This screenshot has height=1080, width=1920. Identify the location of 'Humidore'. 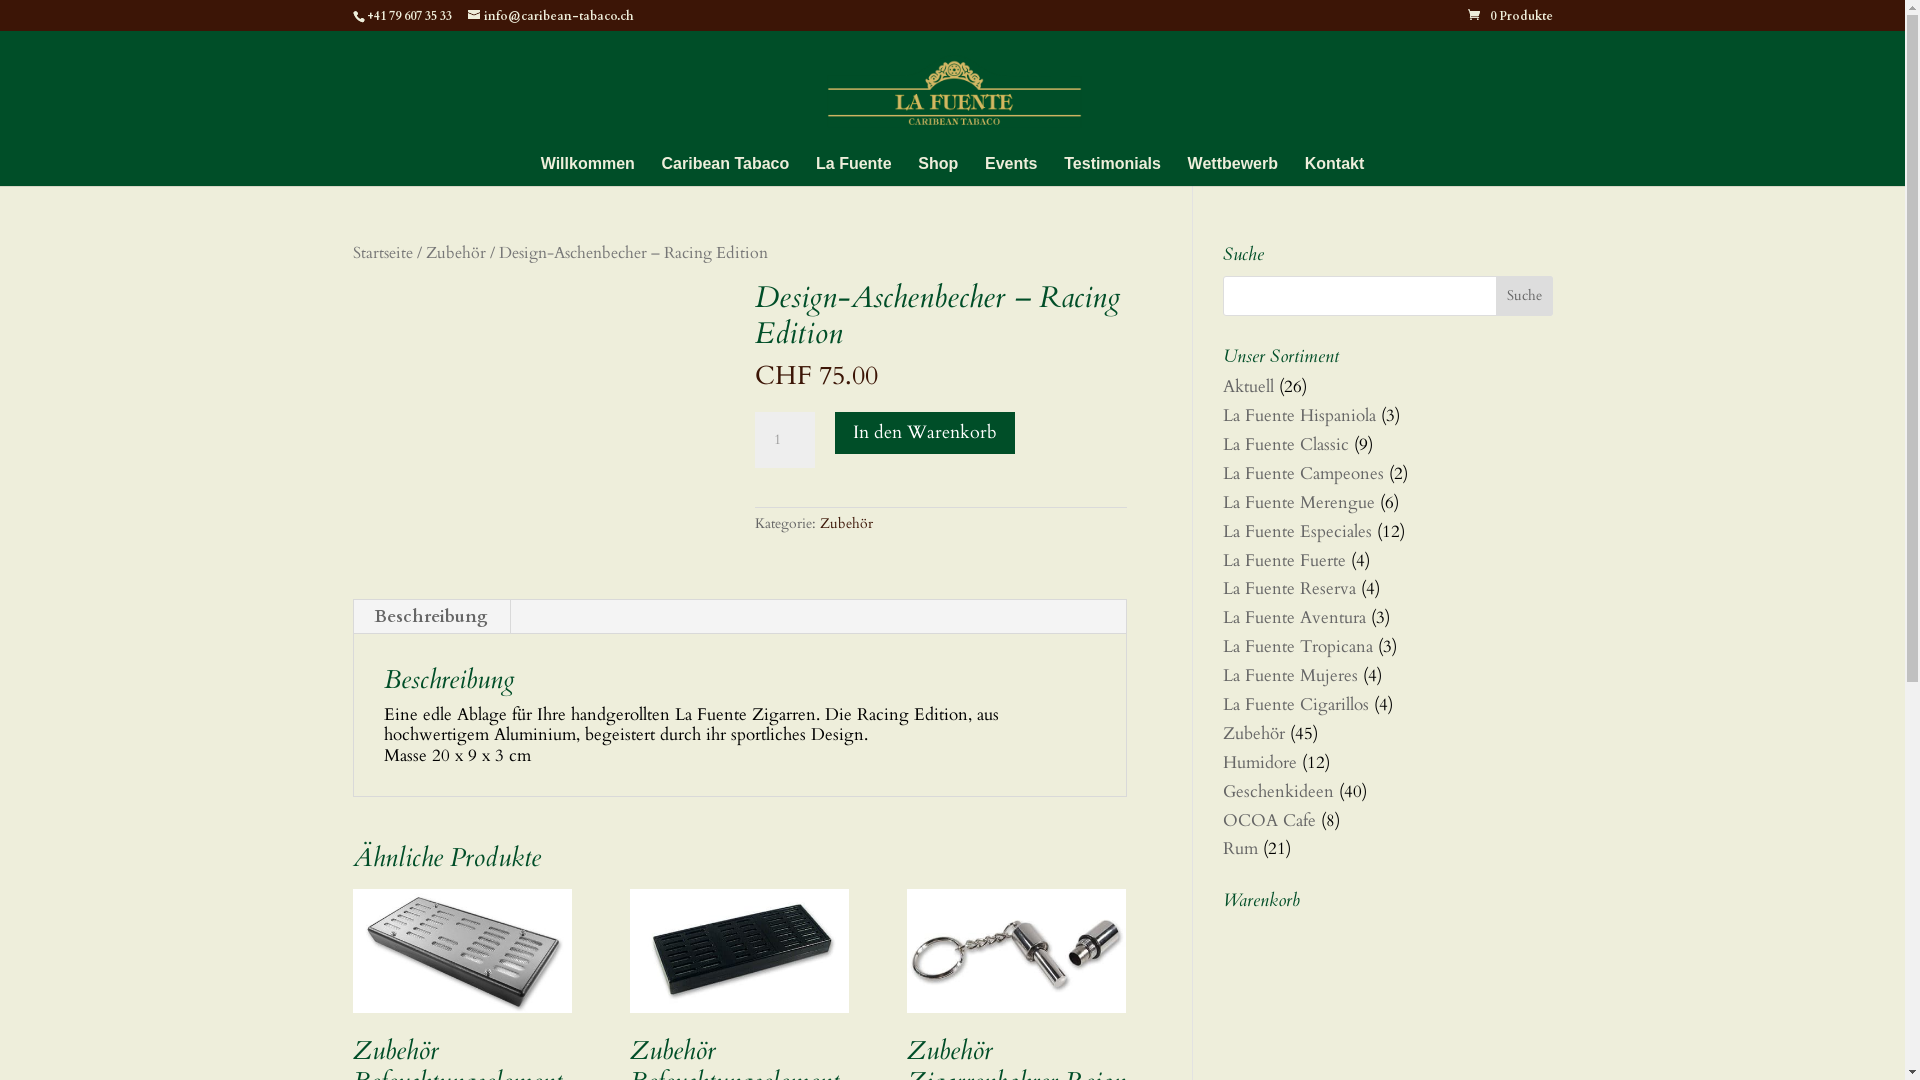
(1257, 762).